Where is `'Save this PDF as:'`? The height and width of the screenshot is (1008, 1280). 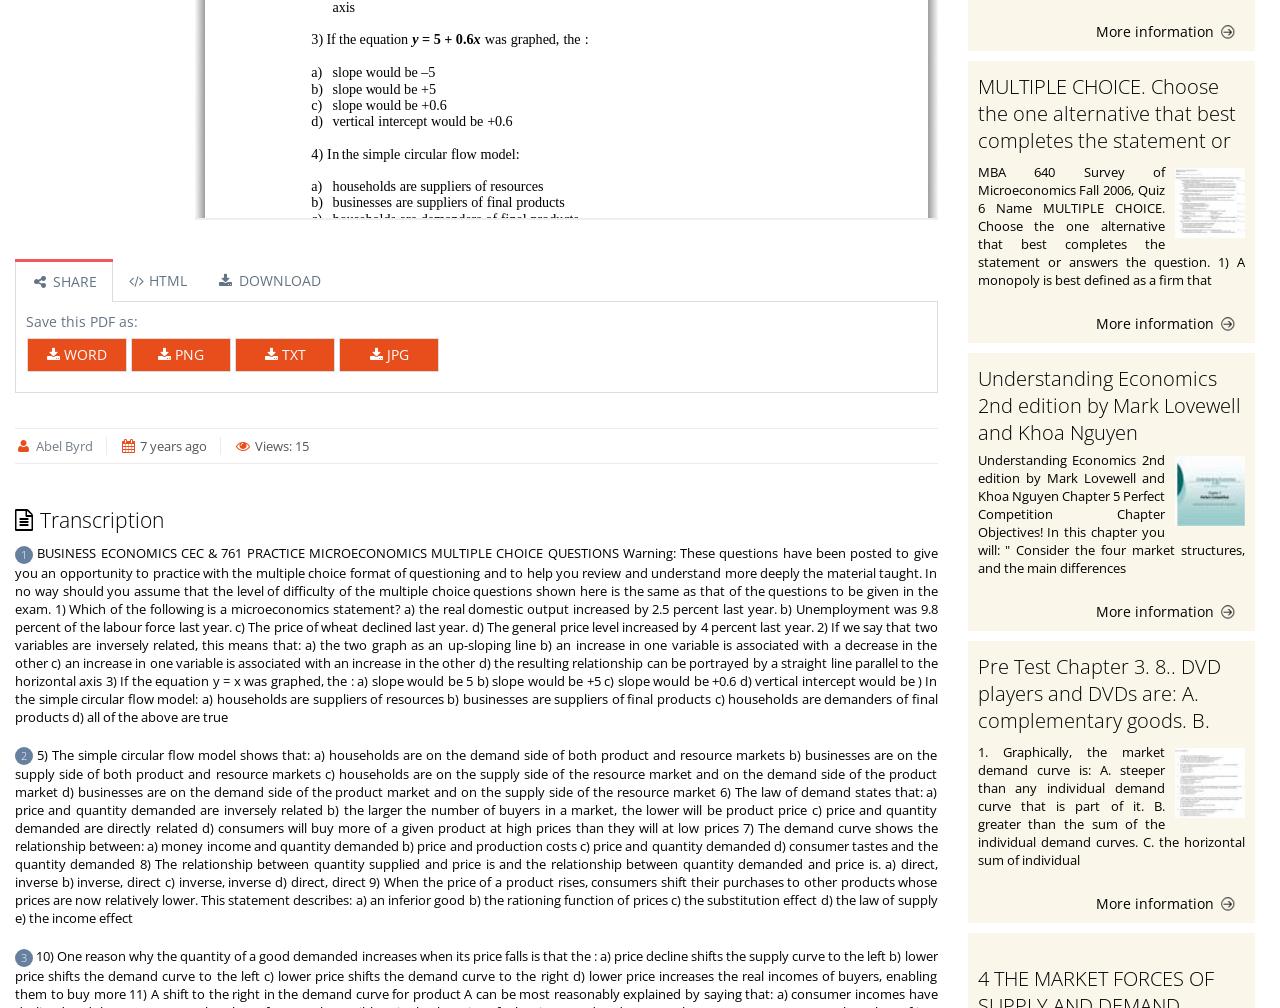
'Save this PDF as:' is located at coordinates (25, 321).